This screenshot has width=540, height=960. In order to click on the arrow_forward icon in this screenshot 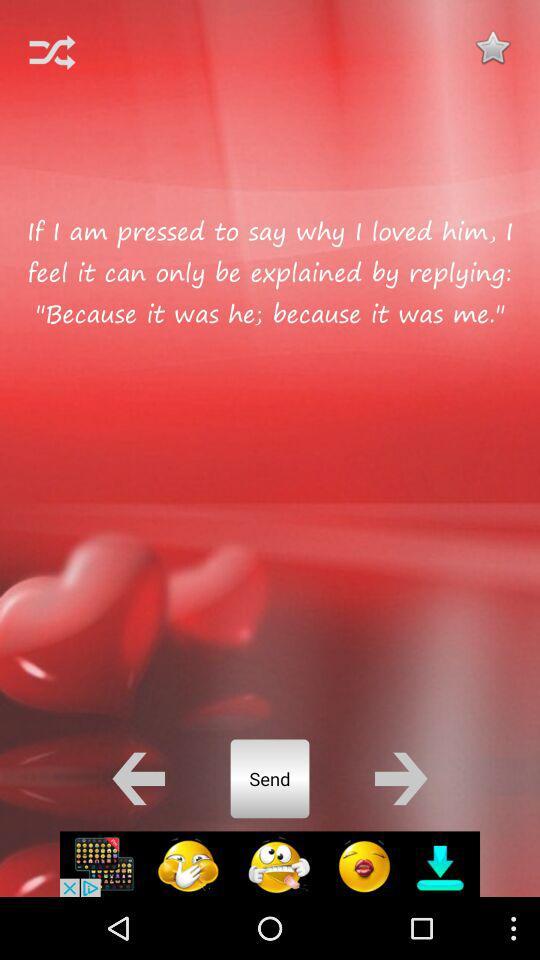, I will do `click(401, 833)`.